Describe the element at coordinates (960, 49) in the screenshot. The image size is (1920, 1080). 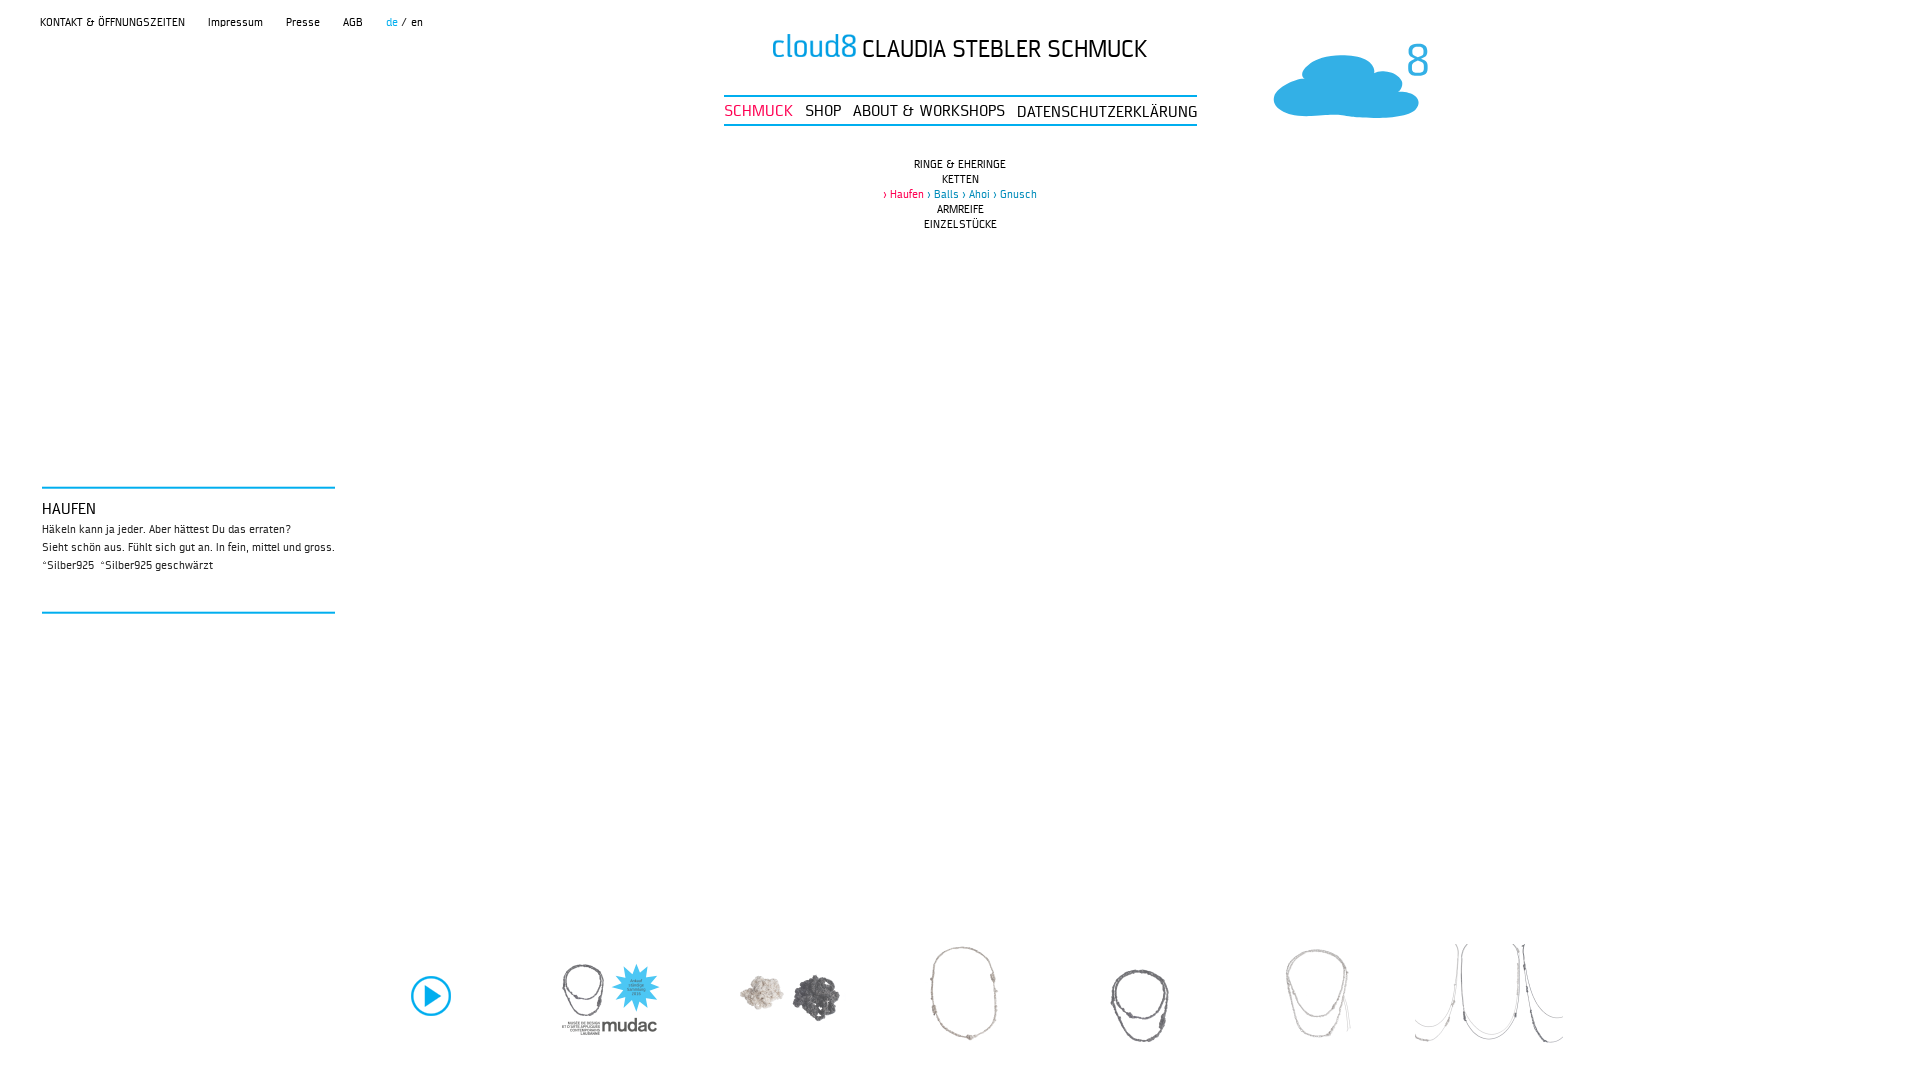
I see `'CLAUDIA STEBLER SCHMUCK'` at that location.